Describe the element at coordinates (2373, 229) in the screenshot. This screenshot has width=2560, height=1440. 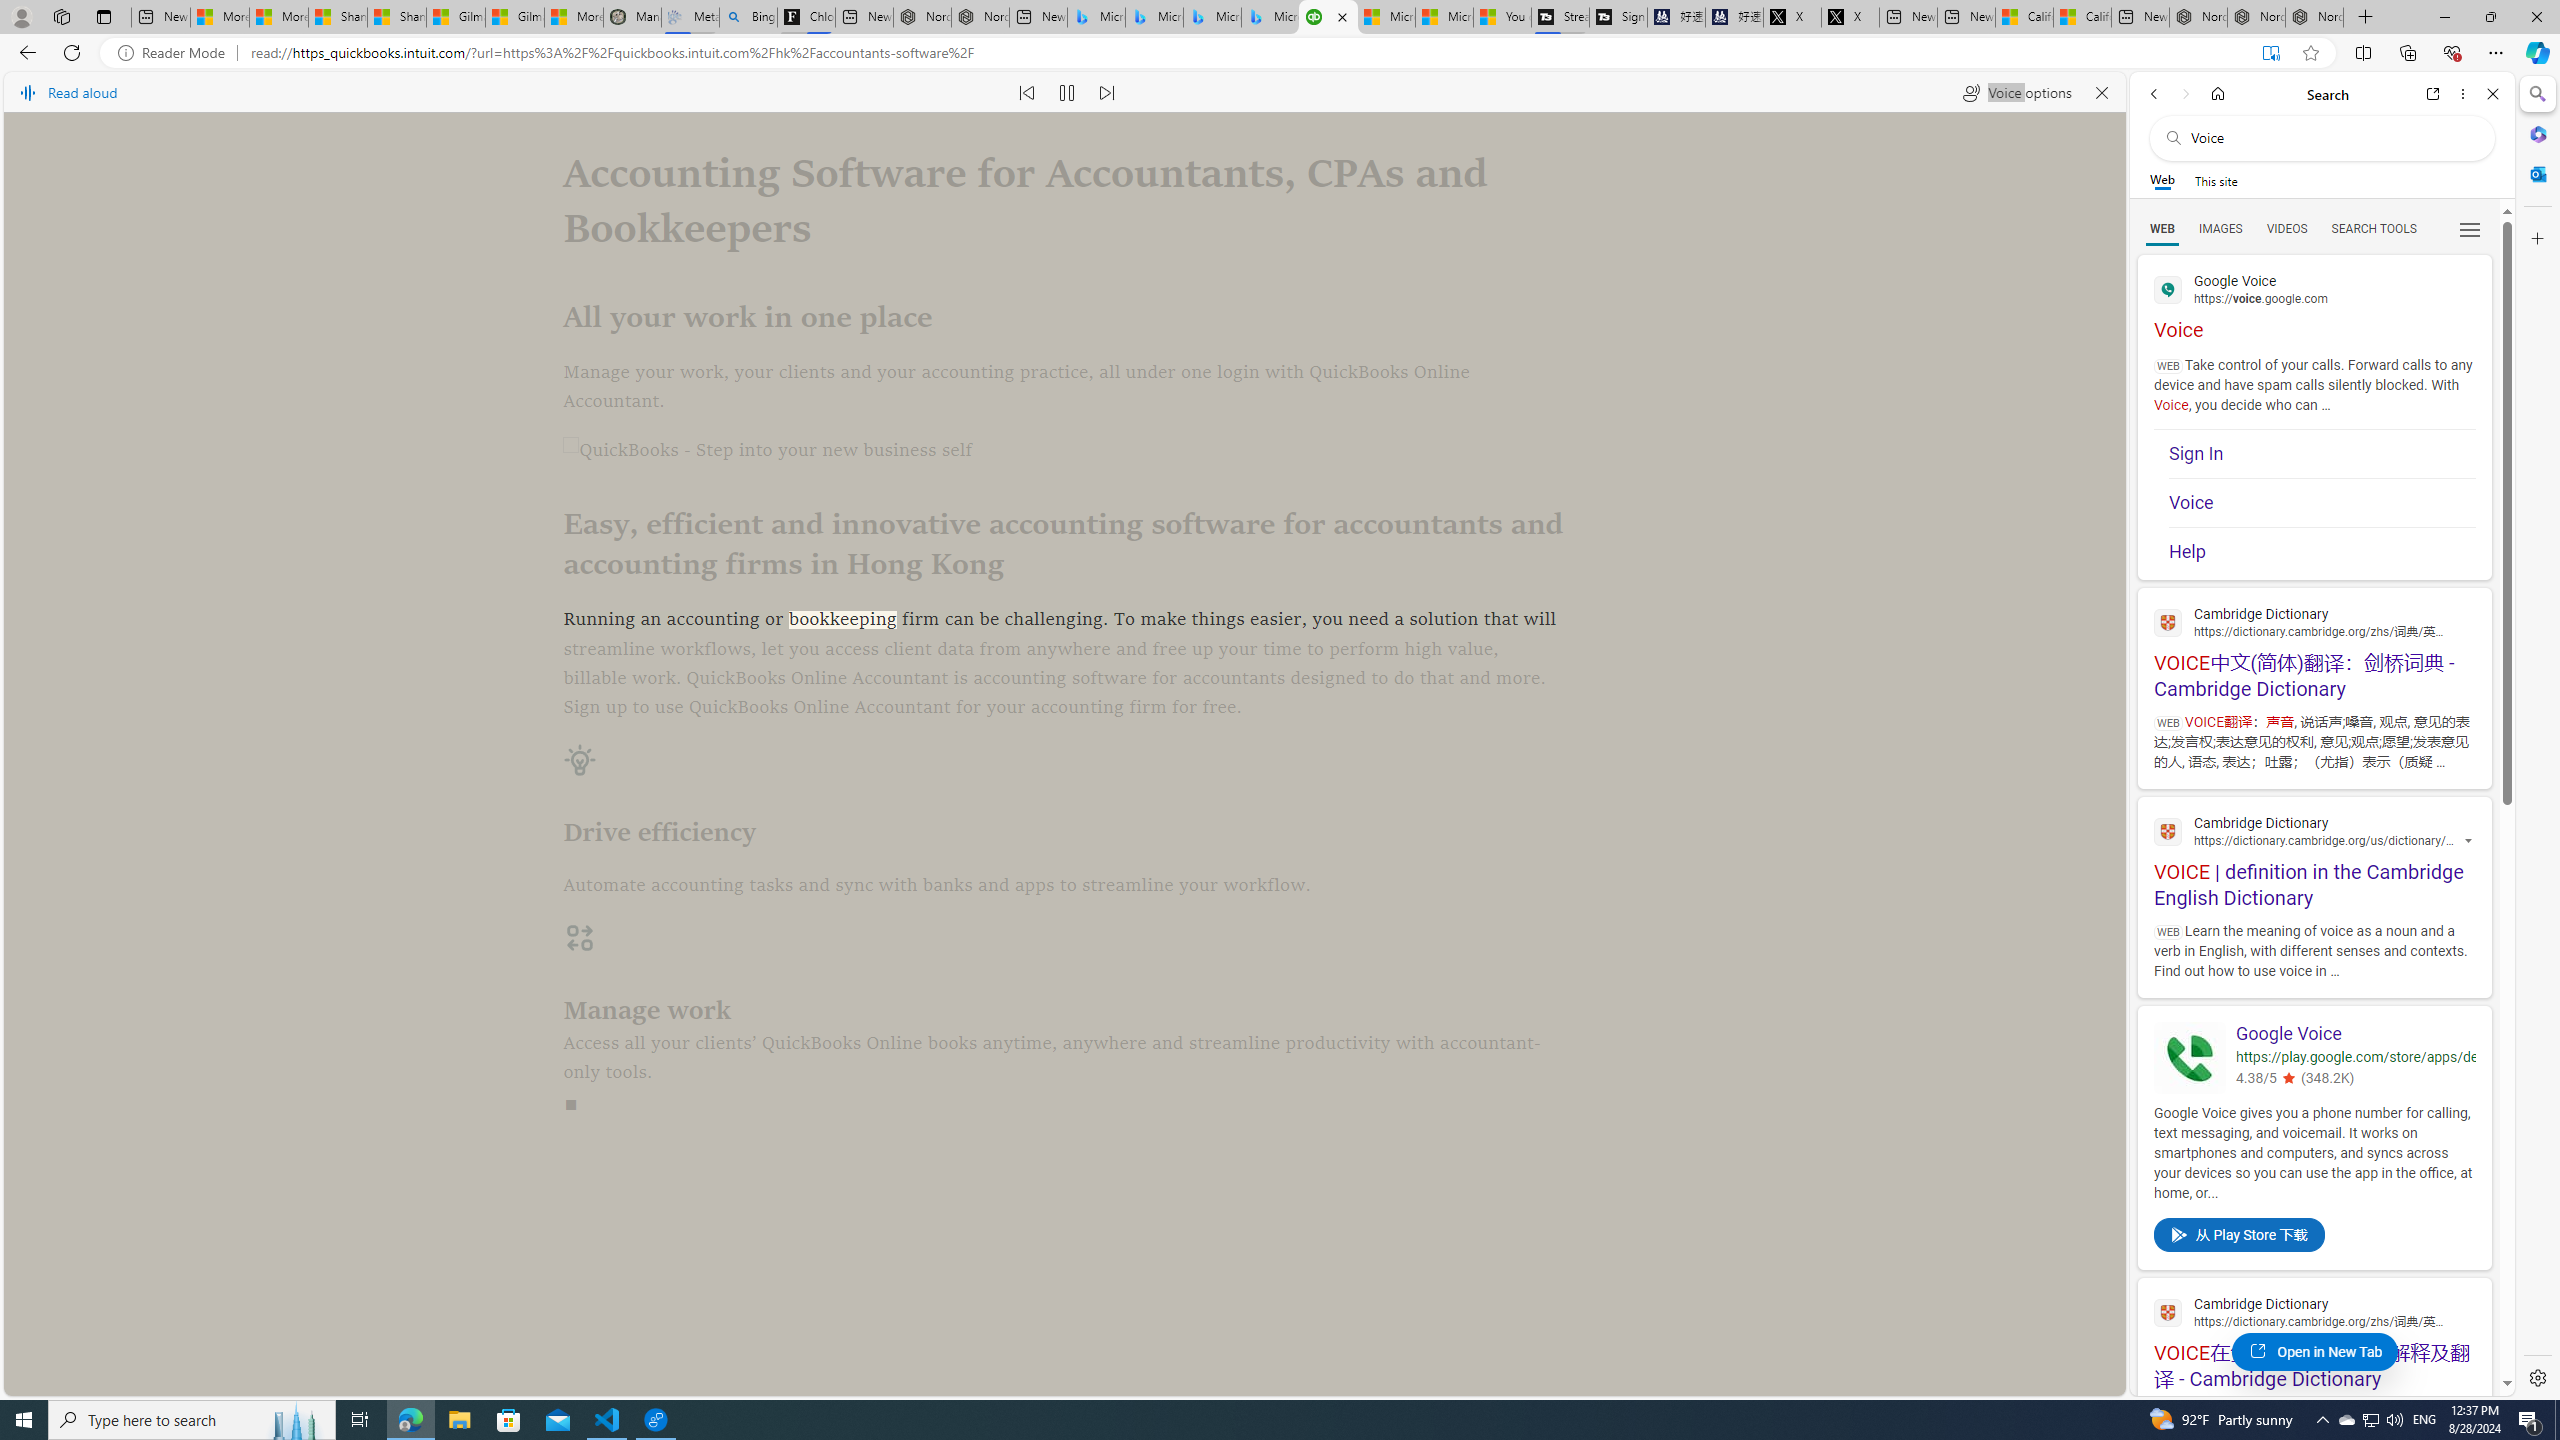
I see `'SEARCH TOOLS'` at that location.